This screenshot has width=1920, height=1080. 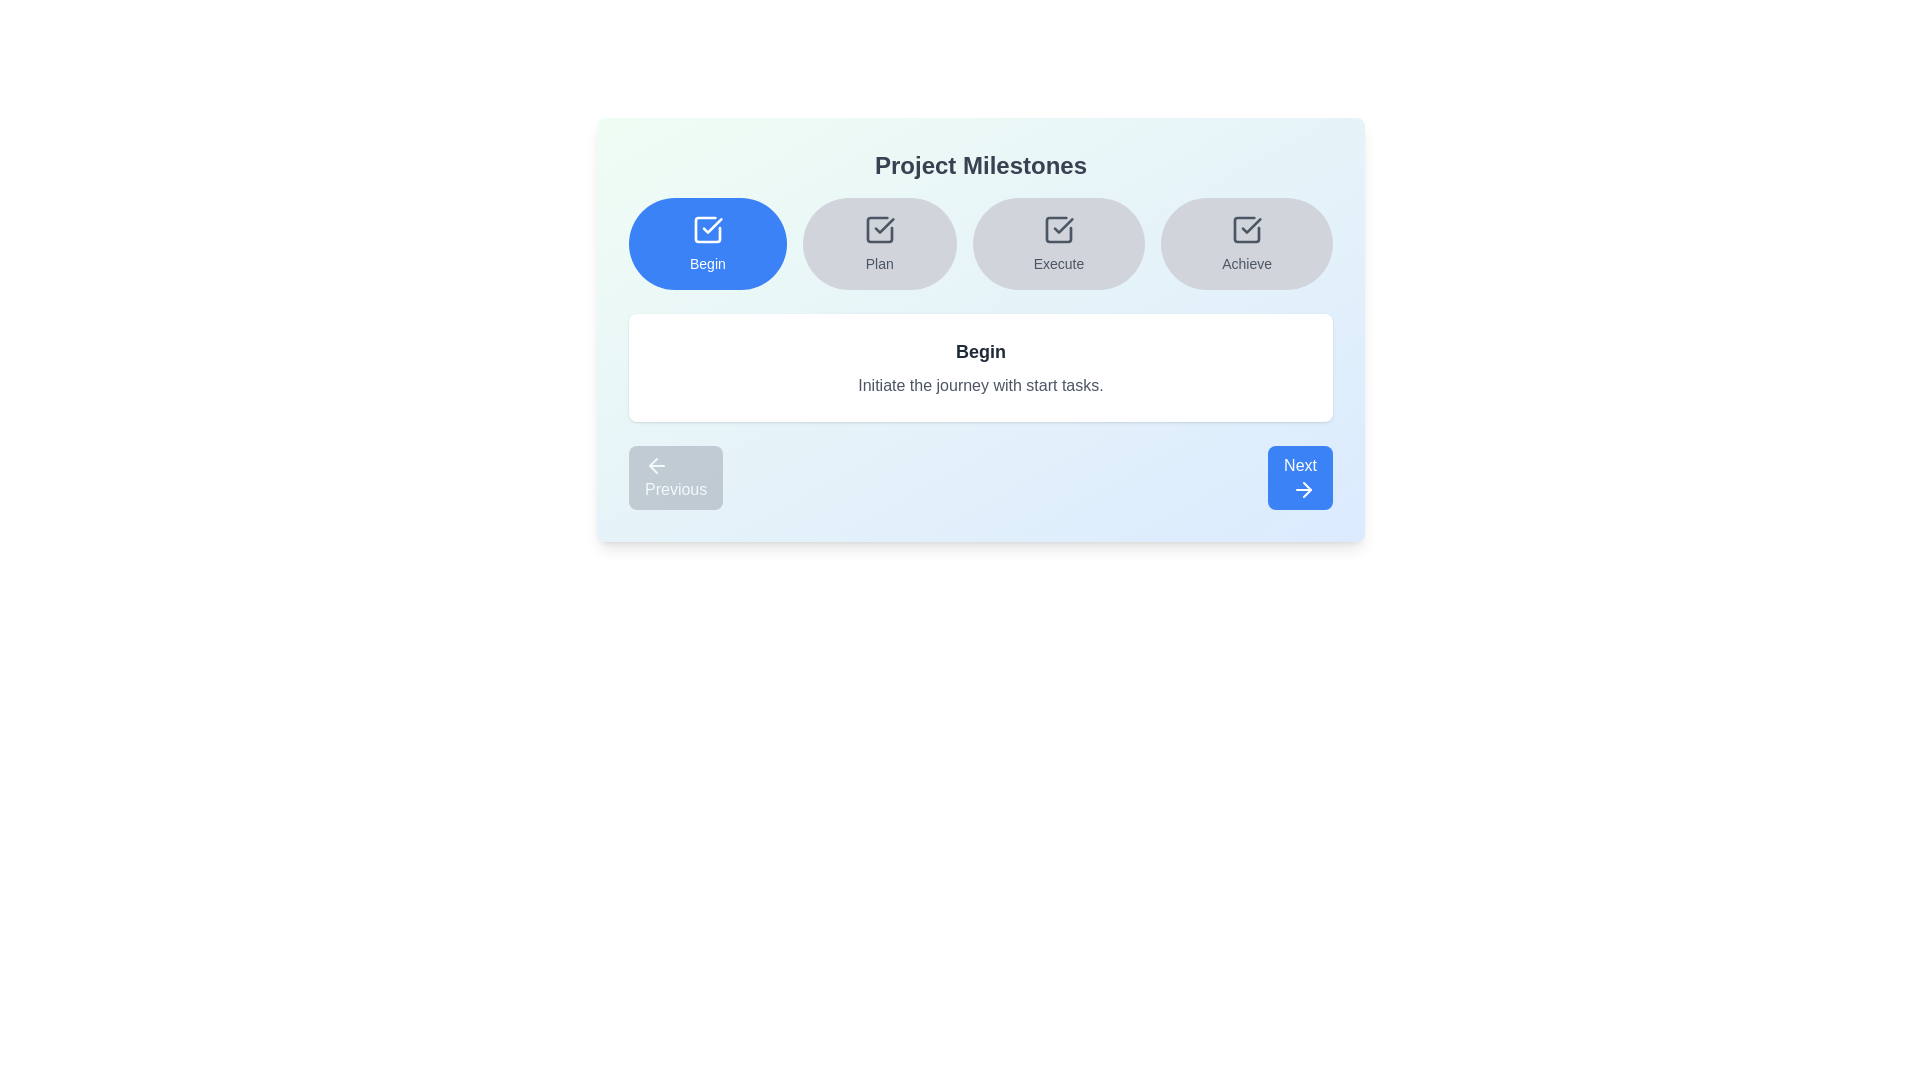 What do you see at coordinates (1058, 242) in the screenshot?
I see `the 'Execute' button, which is the third button in a sequence under the 'Project Milestones' title` at bounding box center [1058, 242].